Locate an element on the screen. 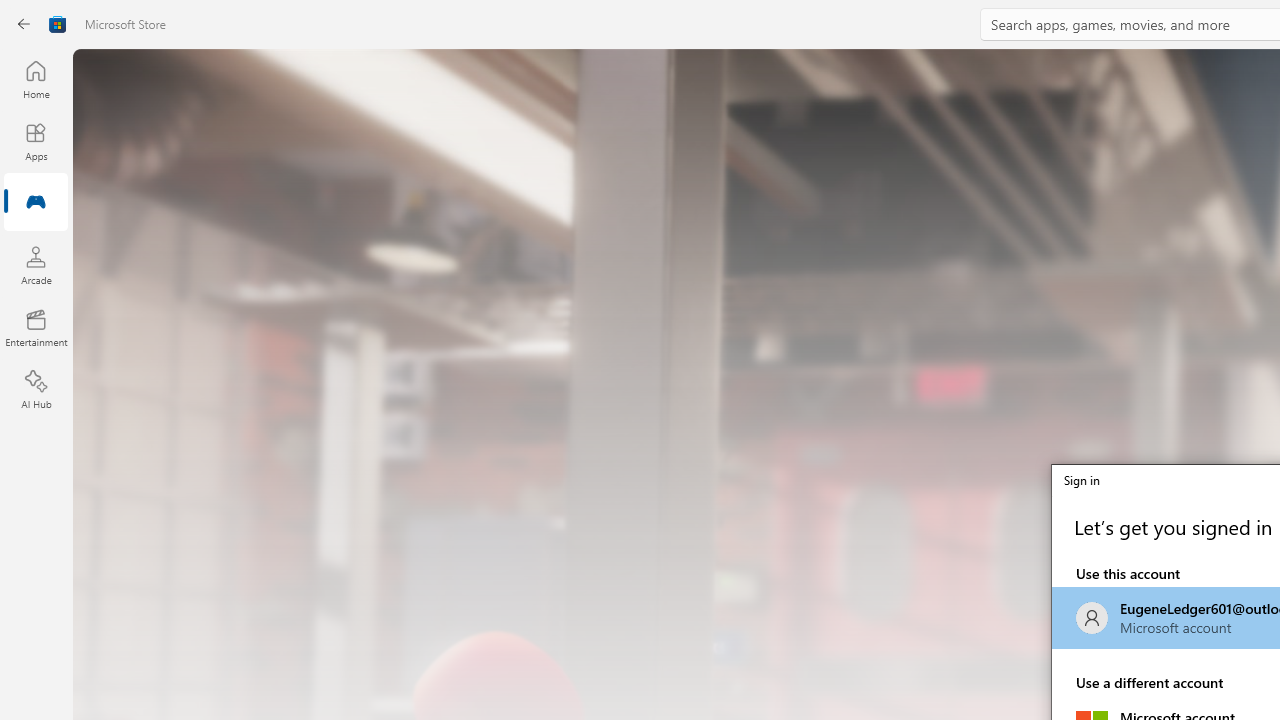  'Back' is located at coordinates (24, 24).